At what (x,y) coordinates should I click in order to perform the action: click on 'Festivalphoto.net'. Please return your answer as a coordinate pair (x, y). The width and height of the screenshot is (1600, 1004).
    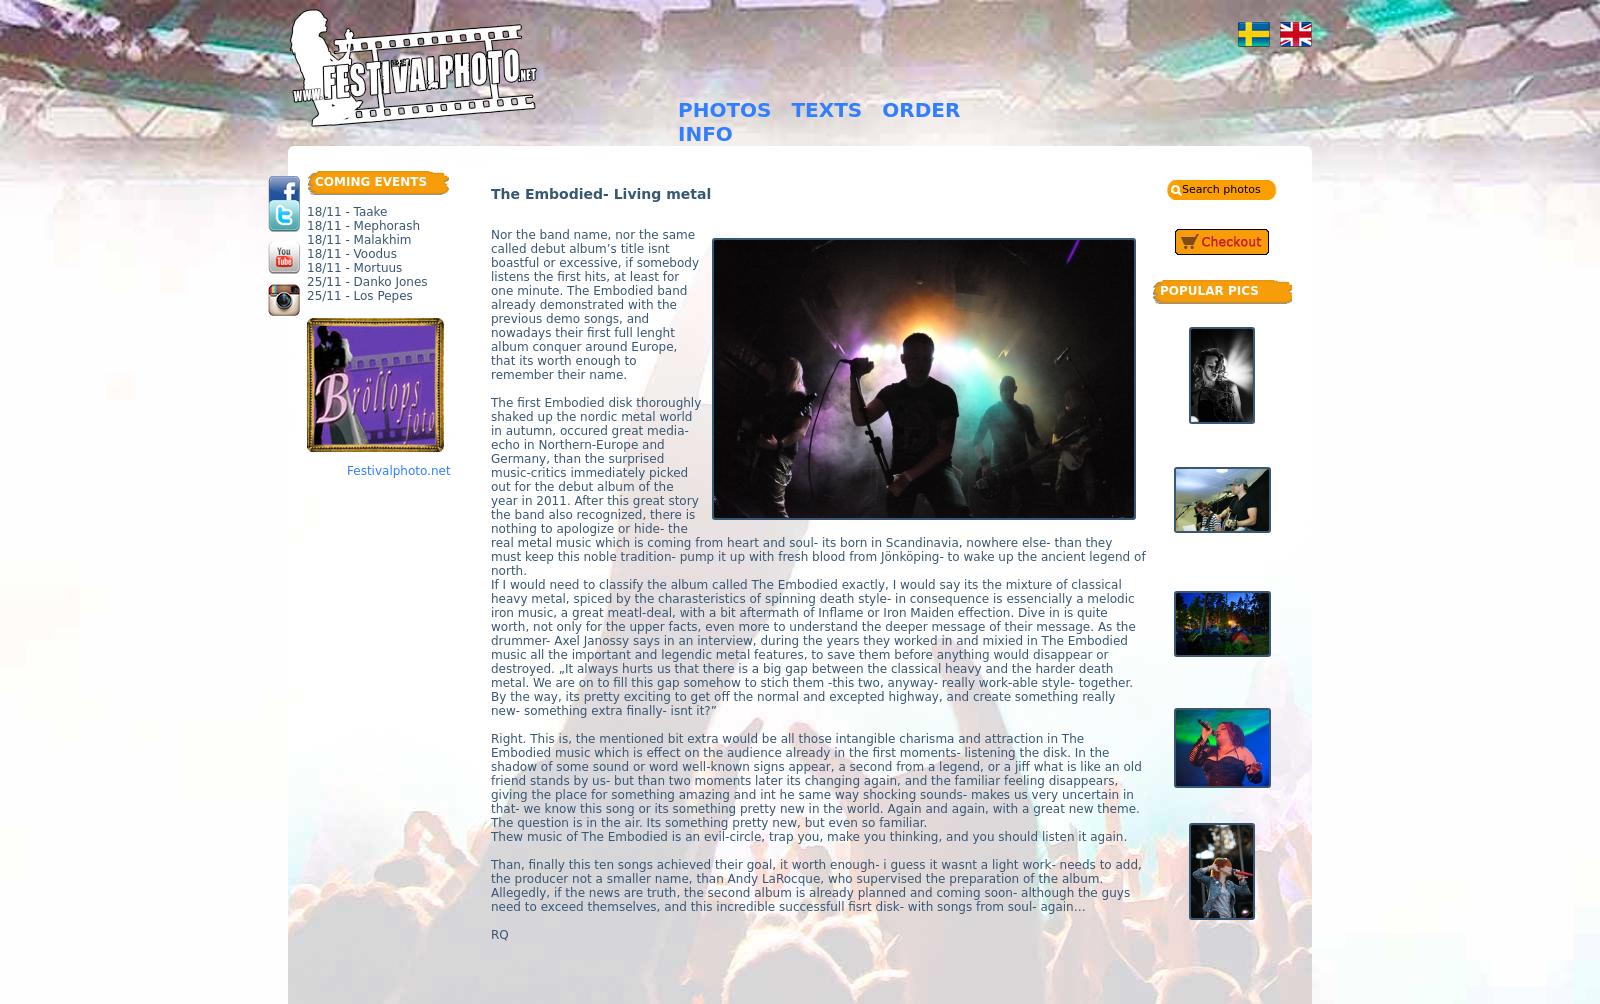
    Looking at the image, I should click on (347, 468).